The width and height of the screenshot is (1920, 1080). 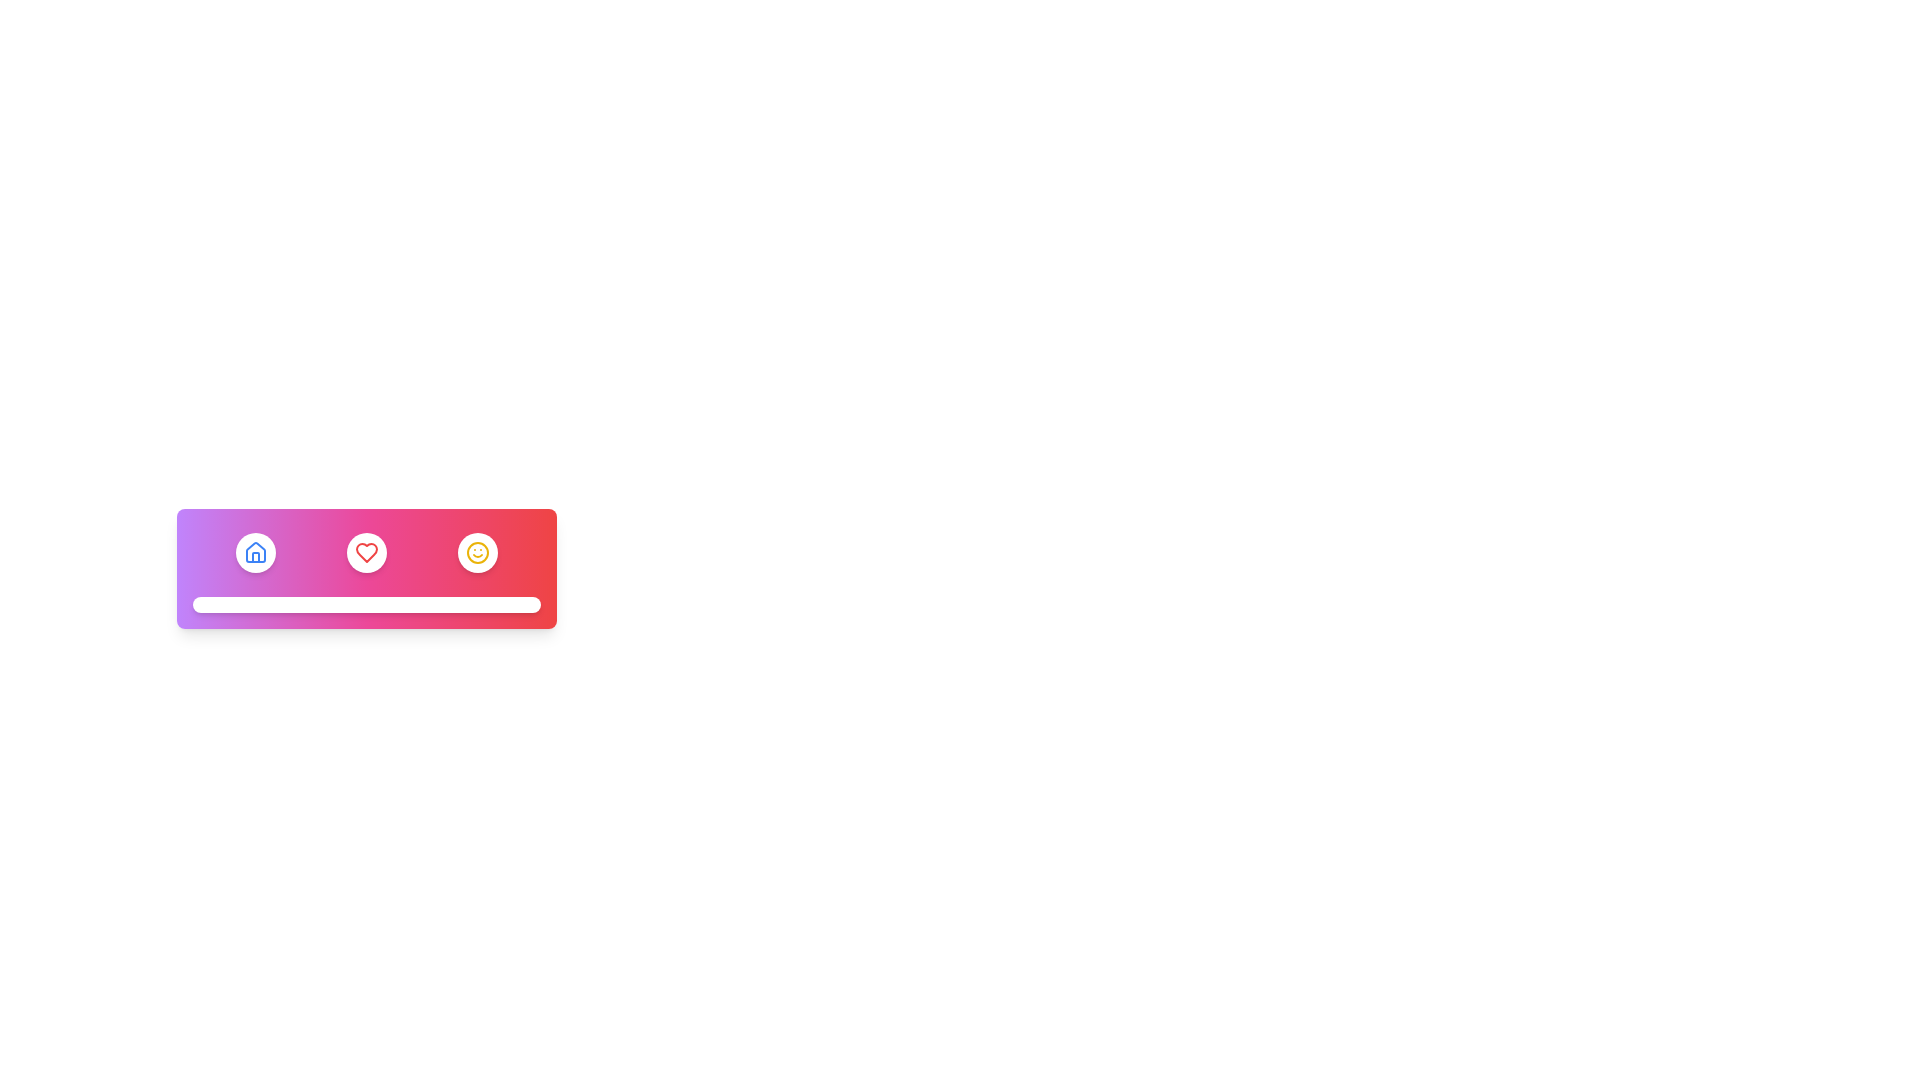 I want to click on the circular graphical element (SVG) that forms the outer boundary of the smiley face icon, located at the rightmost position in the bottom navigation bar, so click(x=476, y=552).